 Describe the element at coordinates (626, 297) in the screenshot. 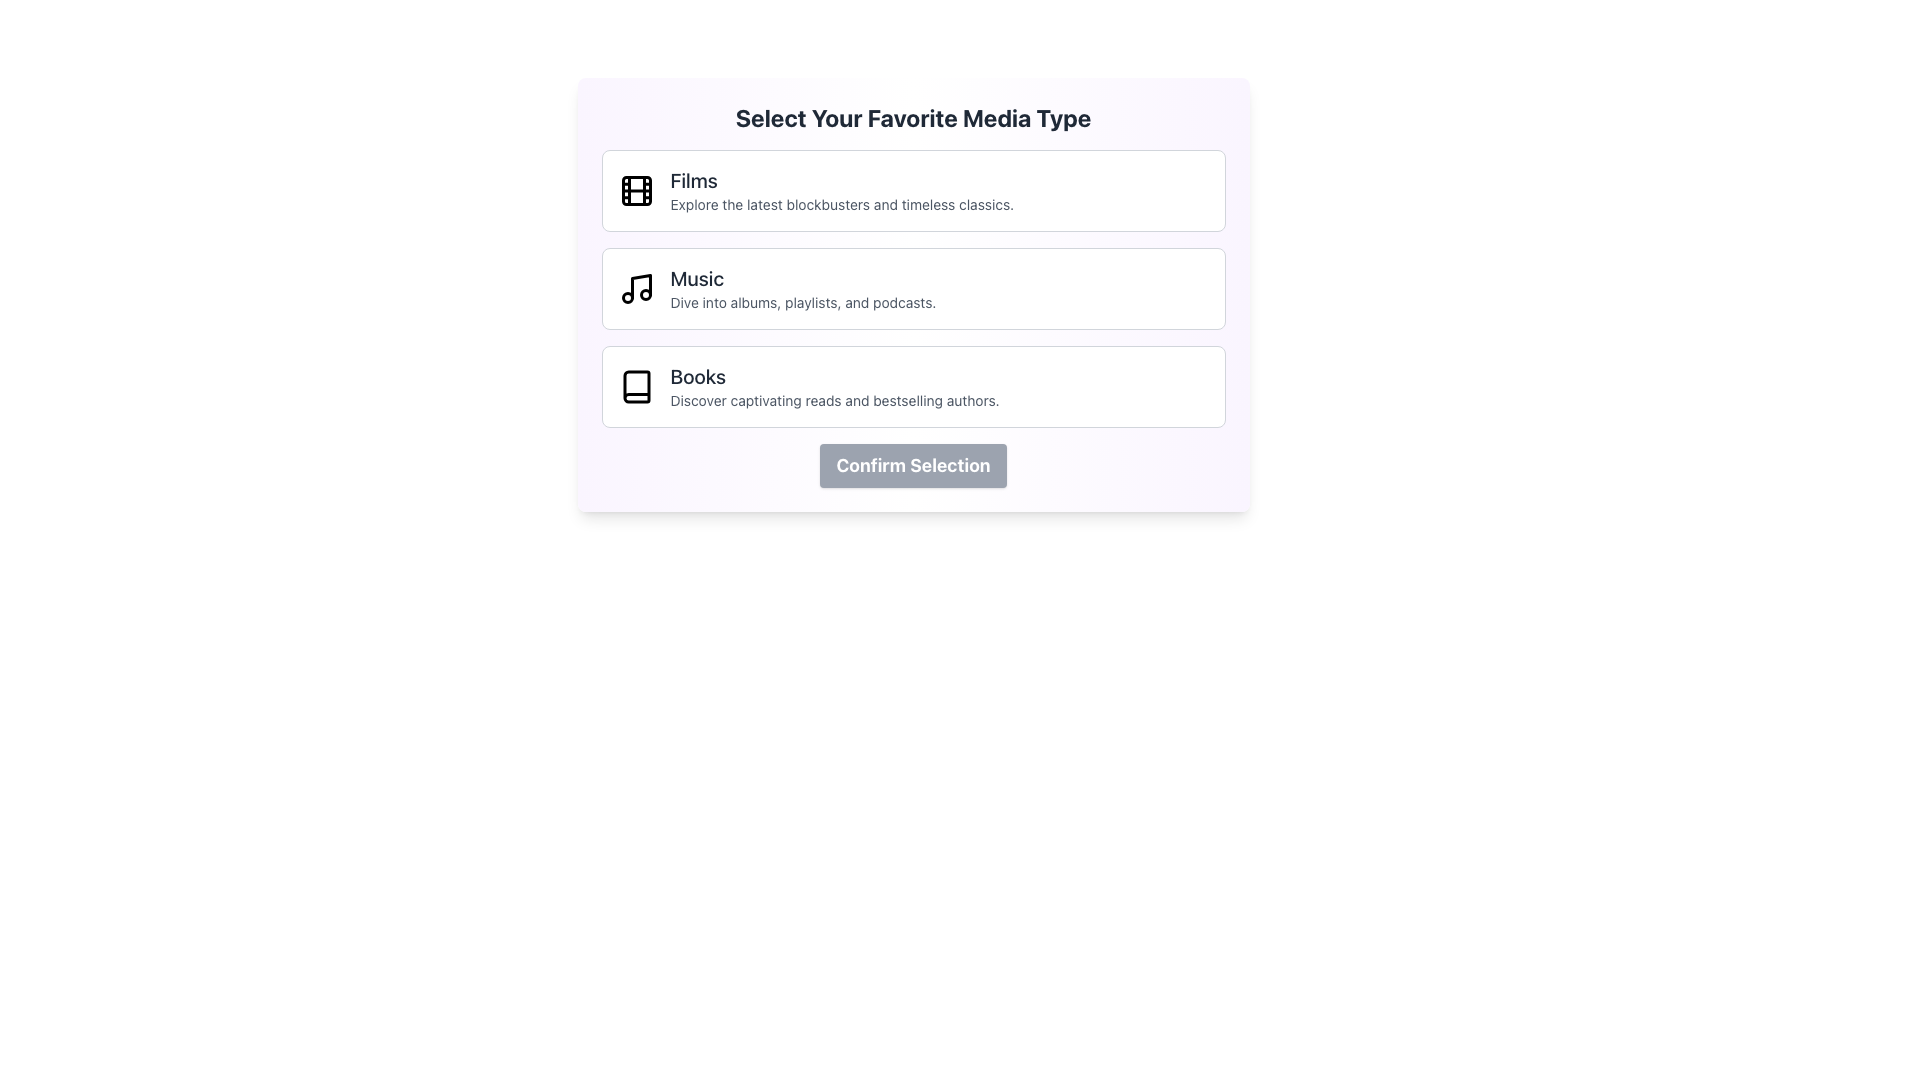

I see `the smaller circle that is part of the music note icon in the 'Music' row of media type options` at that location.